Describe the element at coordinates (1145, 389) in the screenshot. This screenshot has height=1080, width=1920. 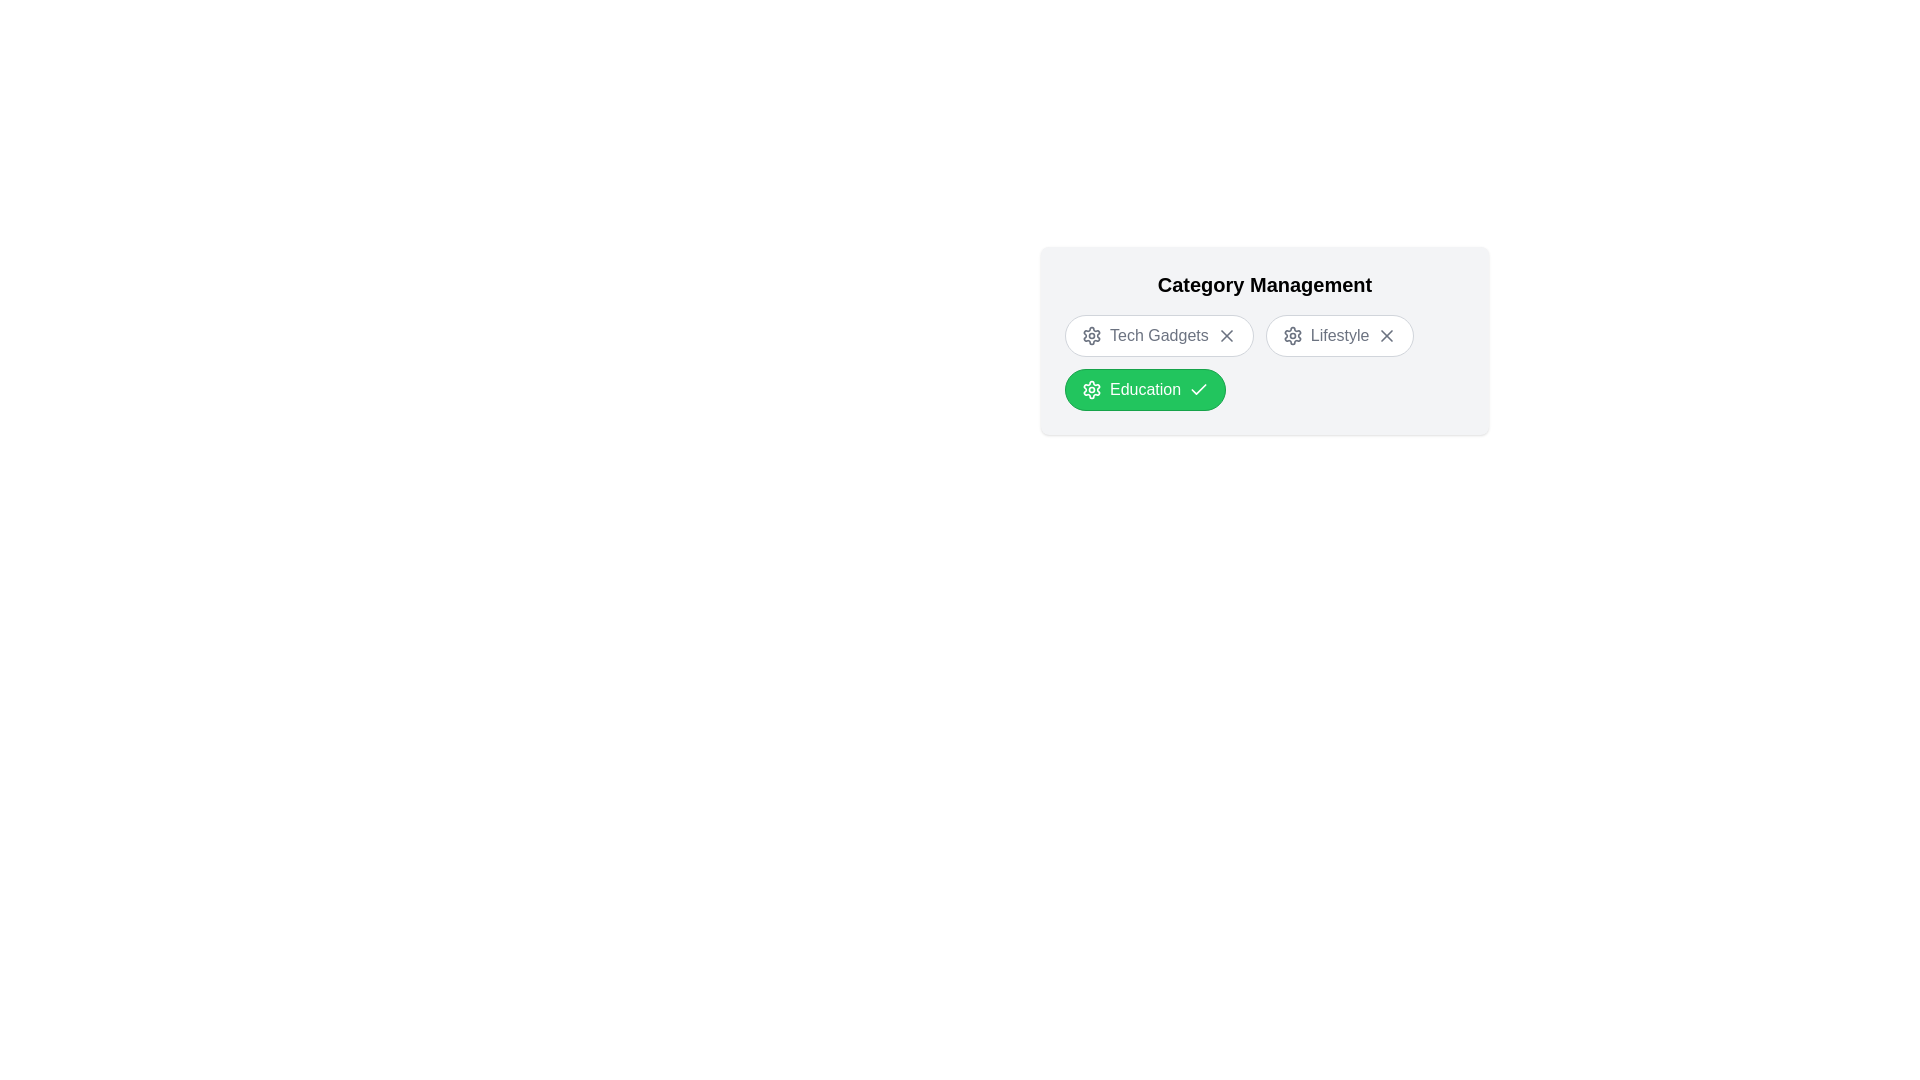
I see `the 'Education' chip to toggle its state` at that location.